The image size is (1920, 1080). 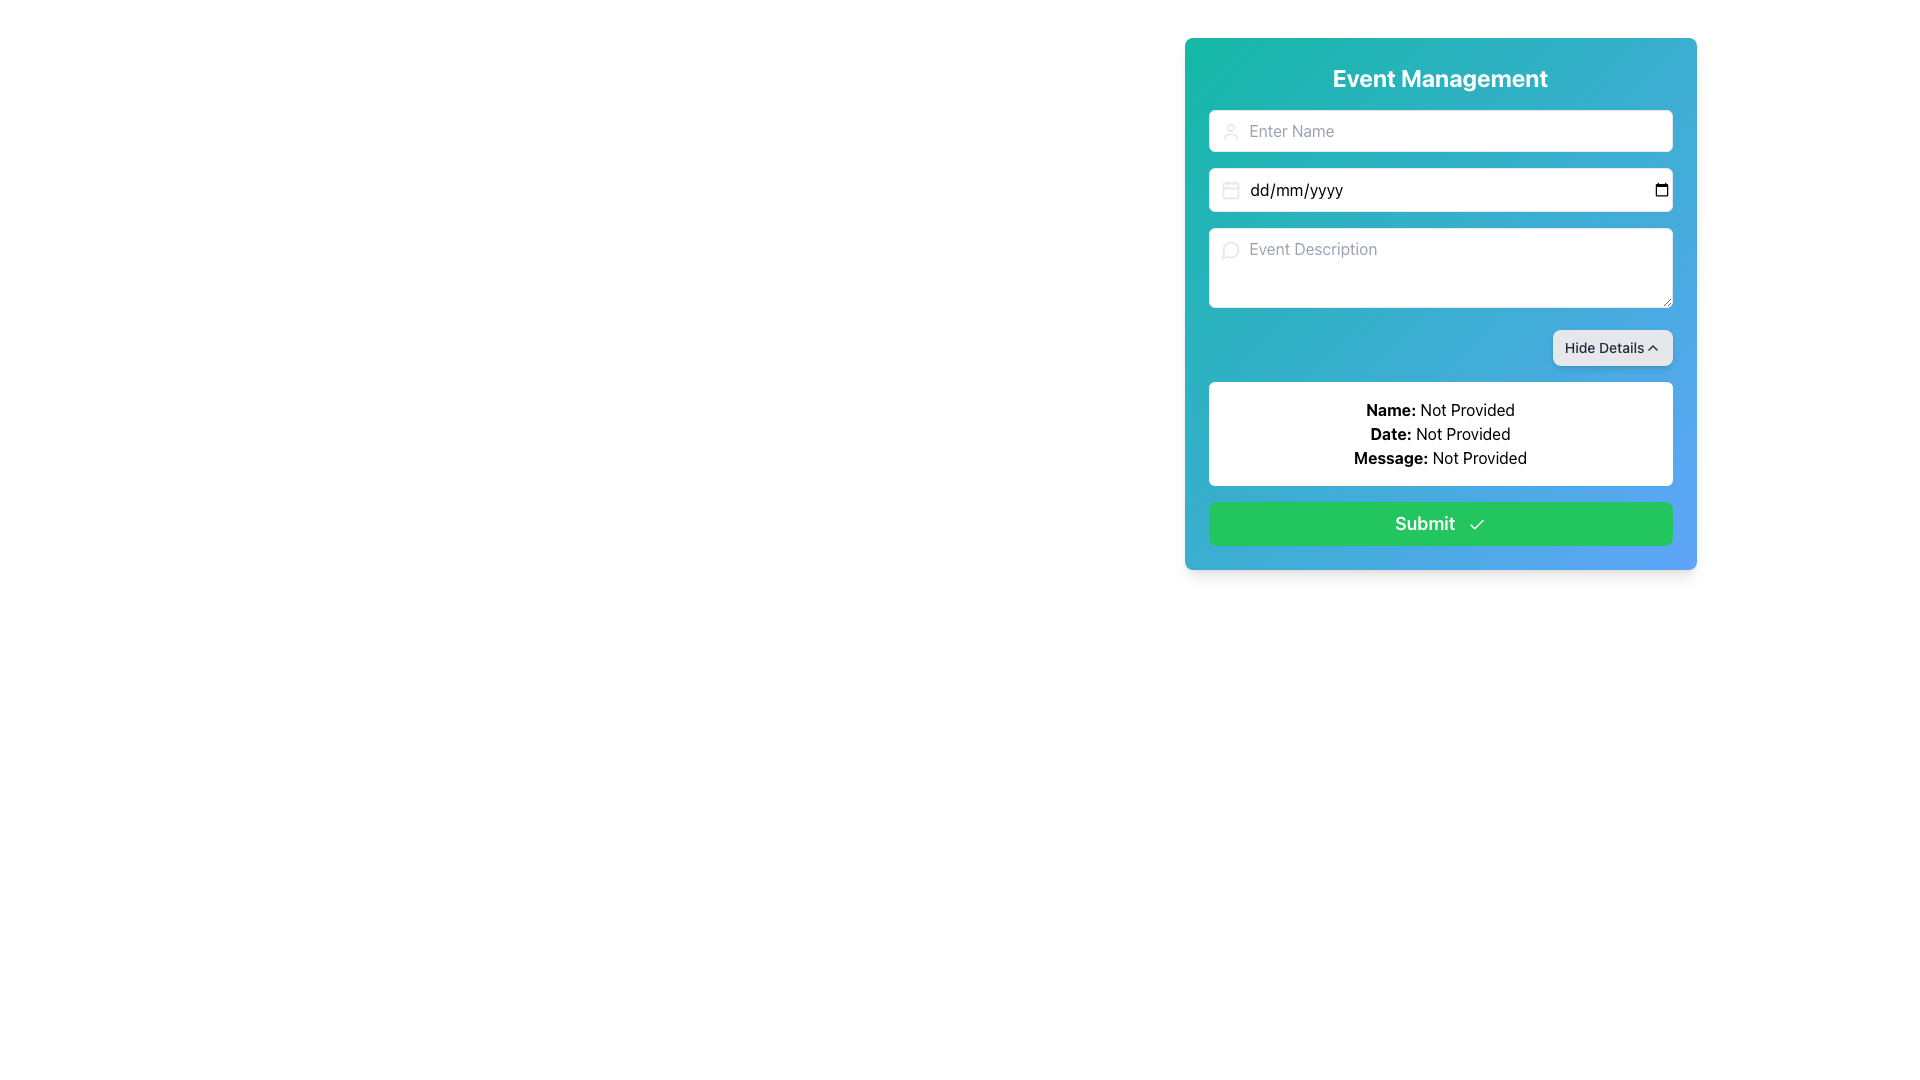 I want to click on the Text Label element displaying 'Name: Not Provided' which is the first item in a list of similar entries, so click(x=1440, y=408).